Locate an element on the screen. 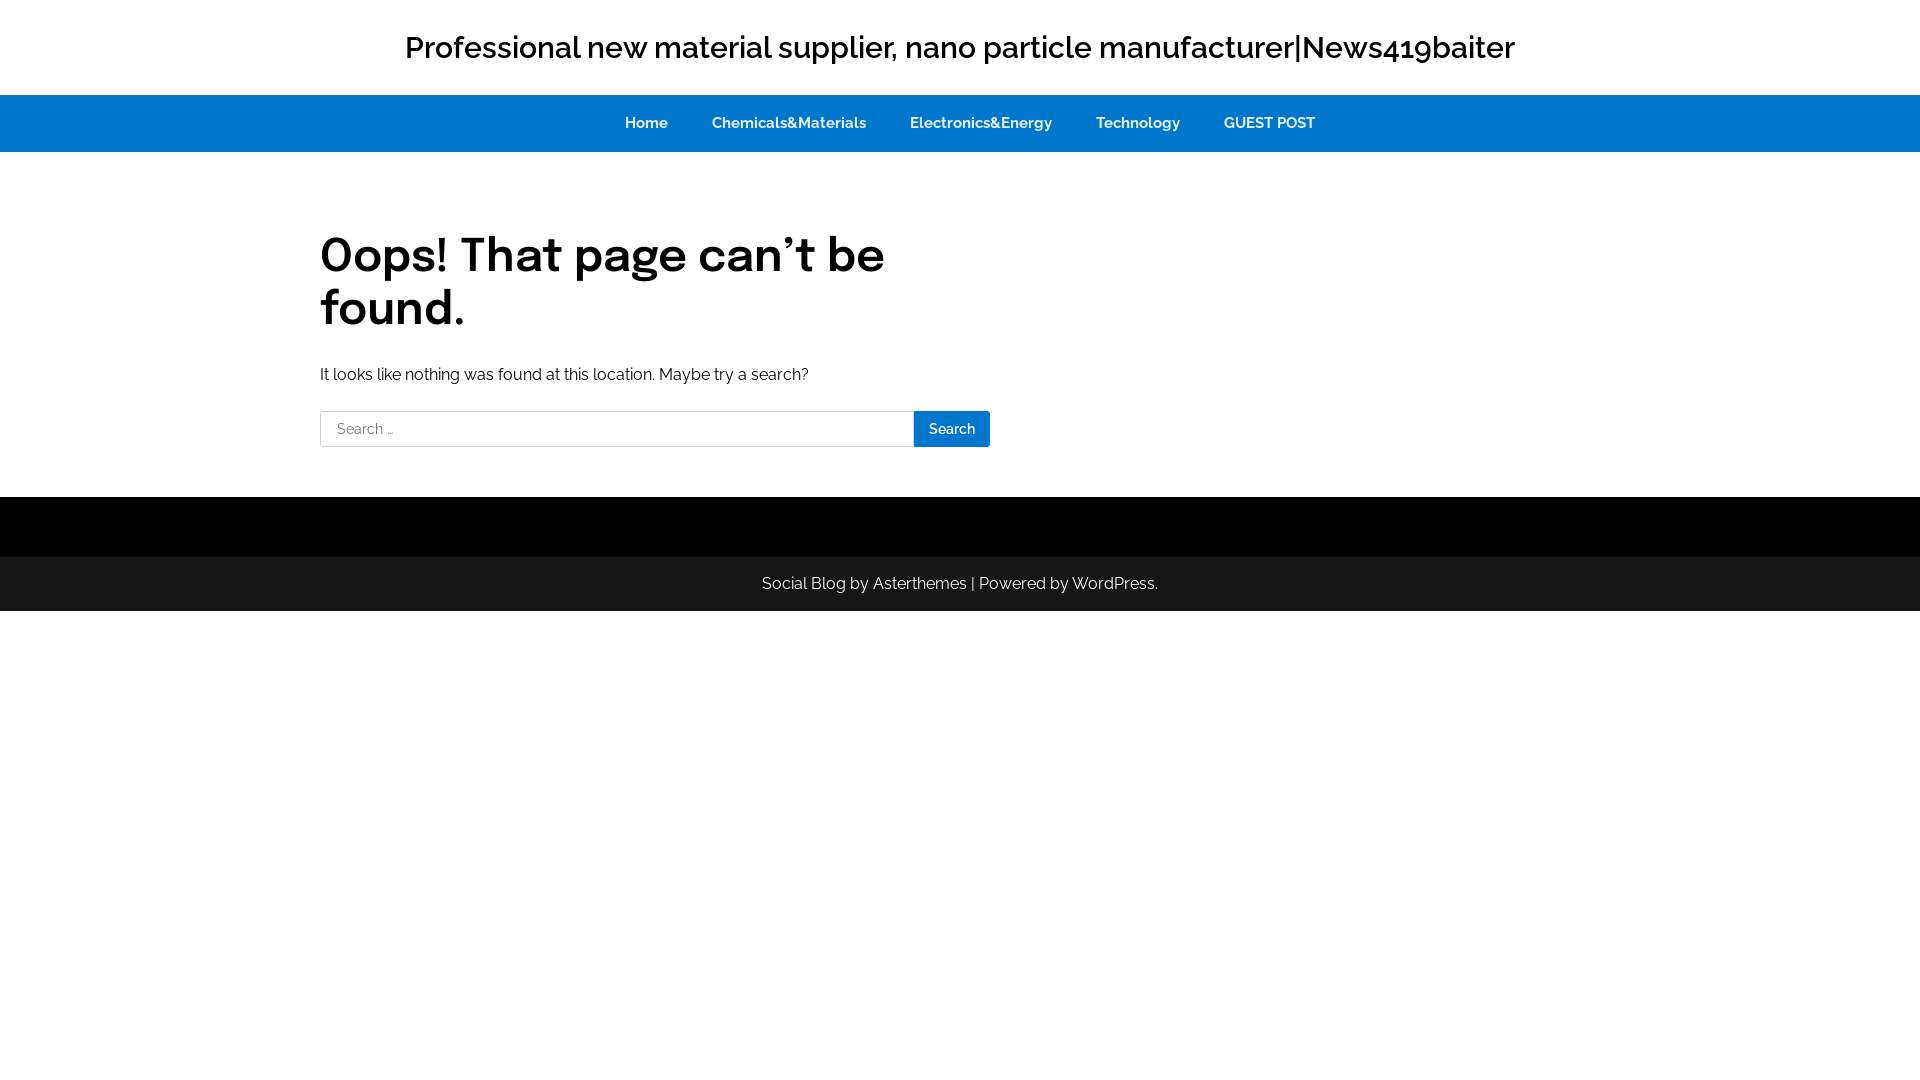  'WordPress' is located at coordinates (1112, 583).